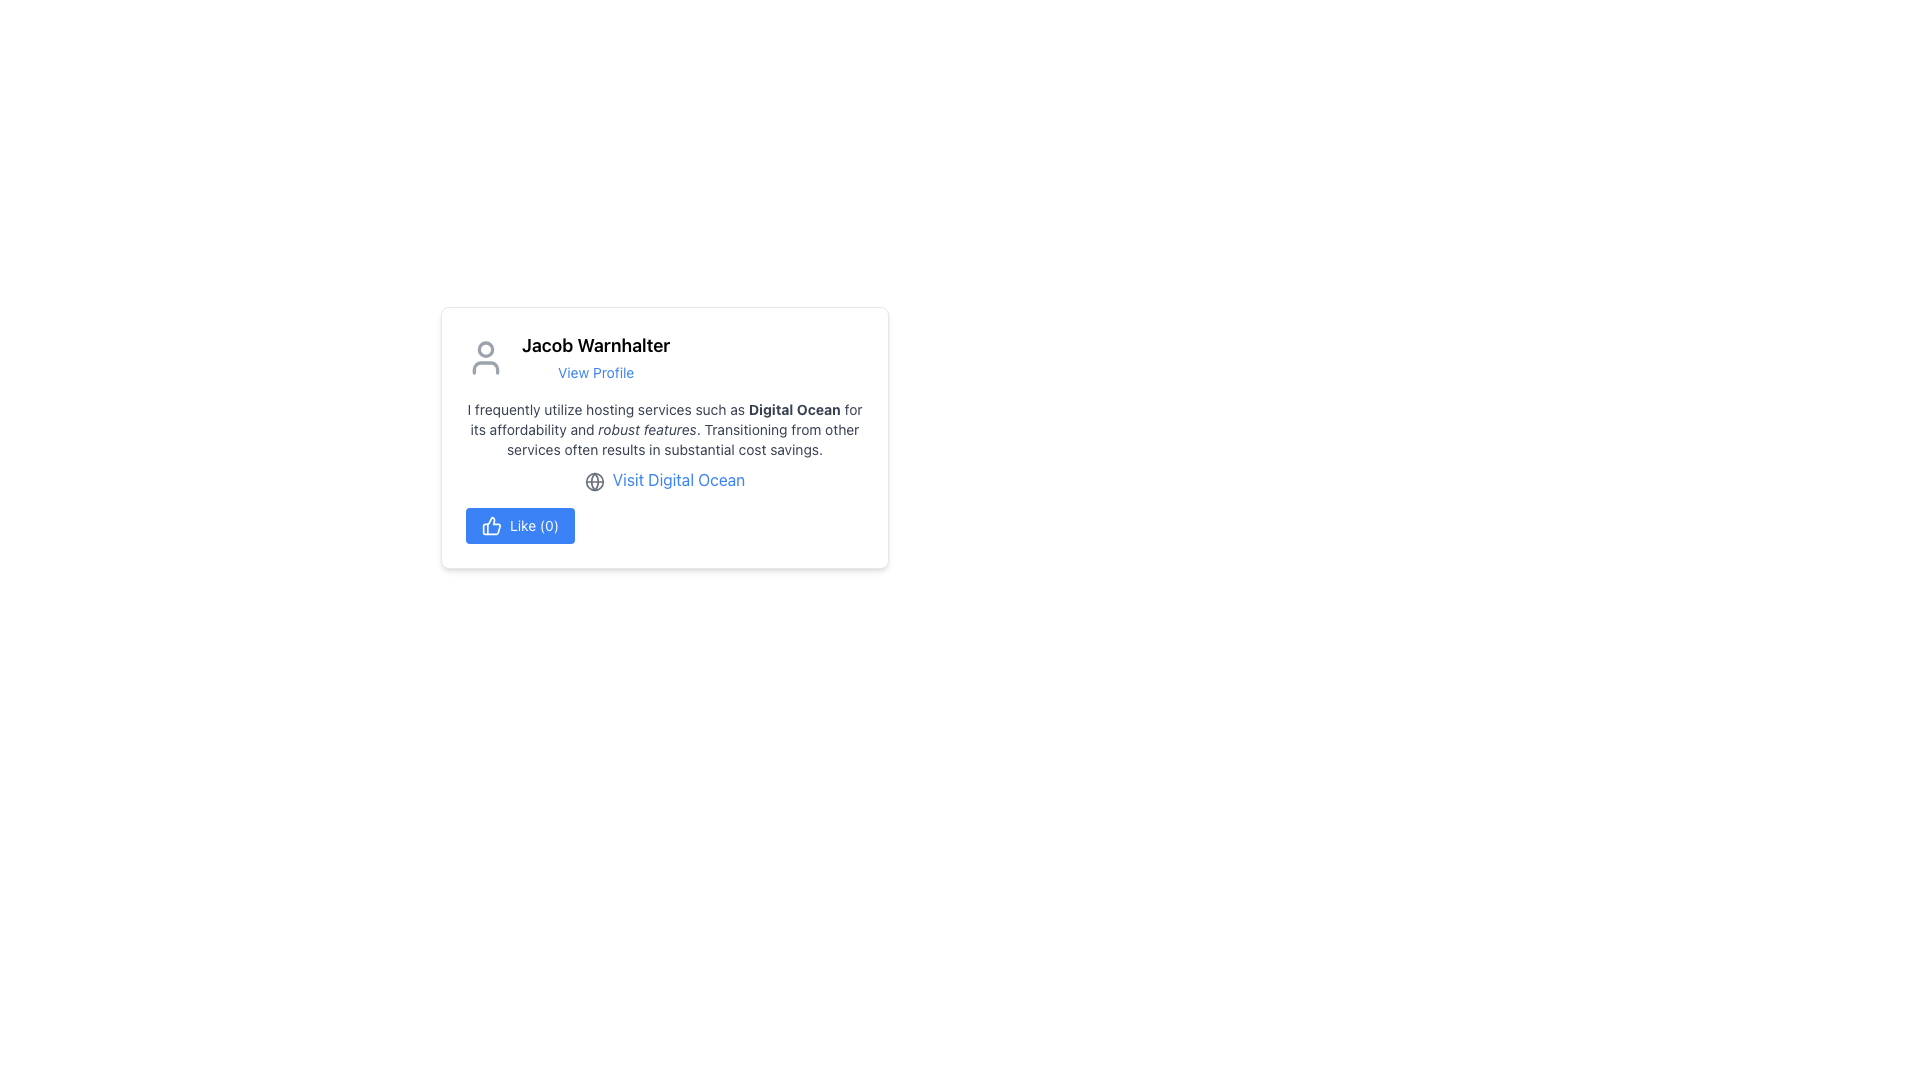  Describe the element at coordinates (665, 357) in the screenshot. I see `the Profile header that displays the individual's name and provides a link for navigation` at that location.